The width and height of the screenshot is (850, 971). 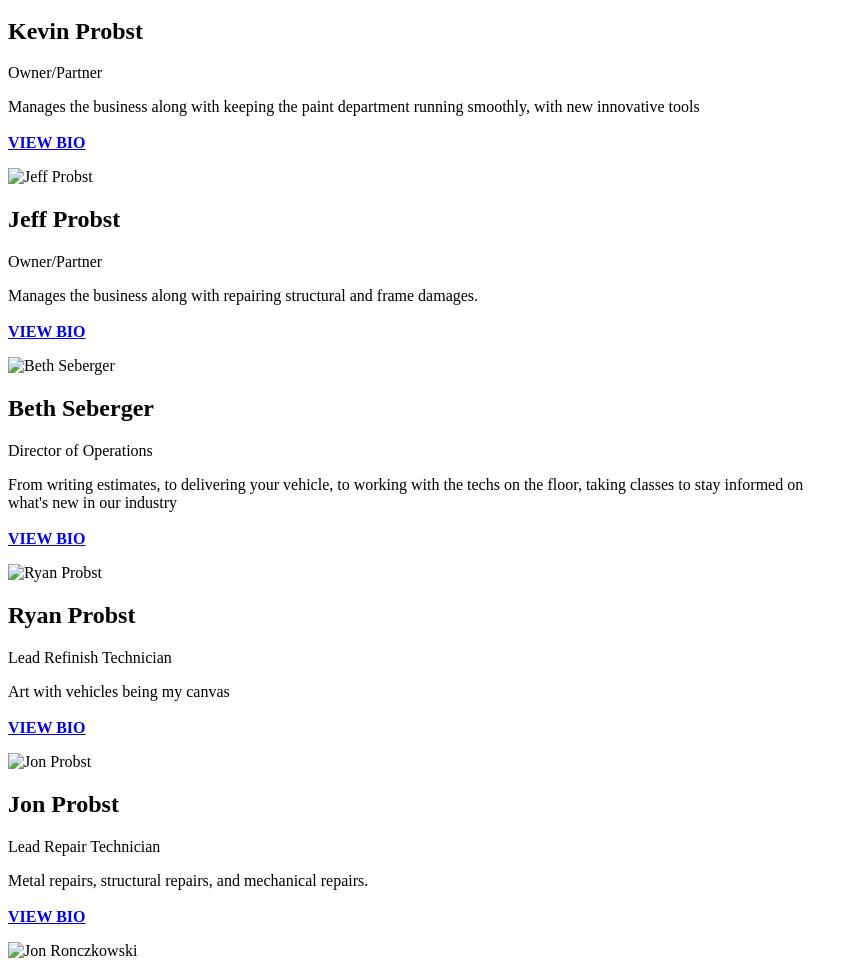 I want to click on 'Art with vehicles being my canvas', so click(x=6, y=690).